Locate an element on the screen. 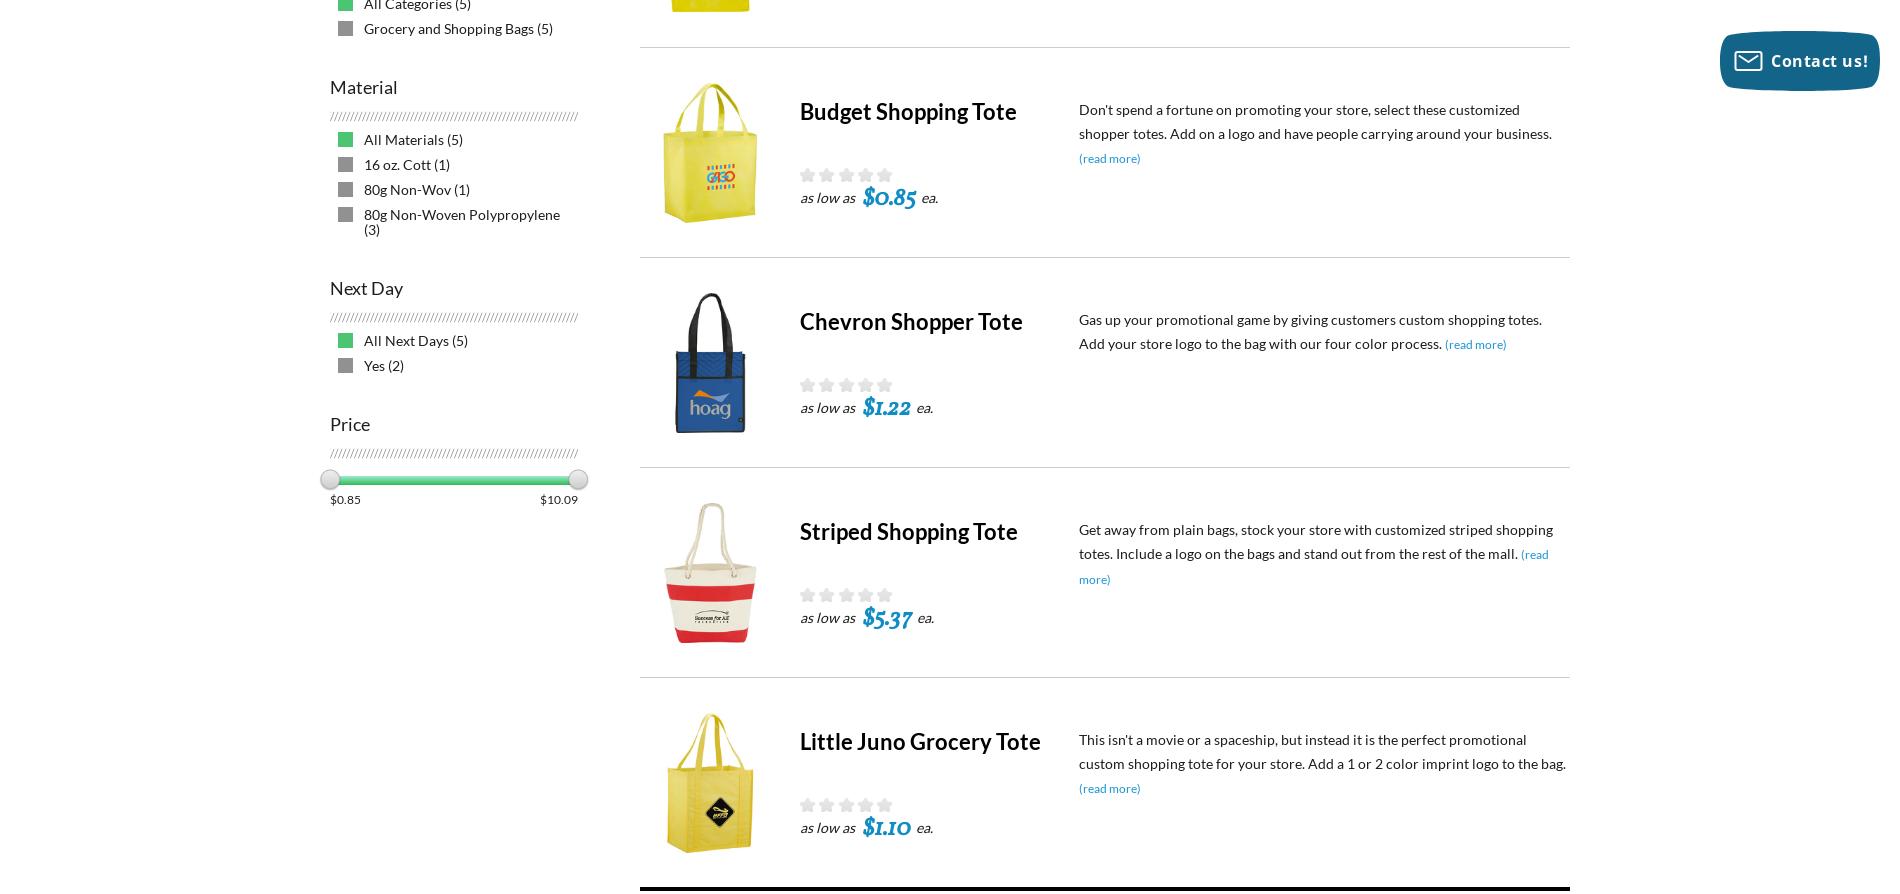 This screenshot has width=1900, height=894. '80g Non-Woven Polypropylene (3)' is located at coordinates (461, 221).